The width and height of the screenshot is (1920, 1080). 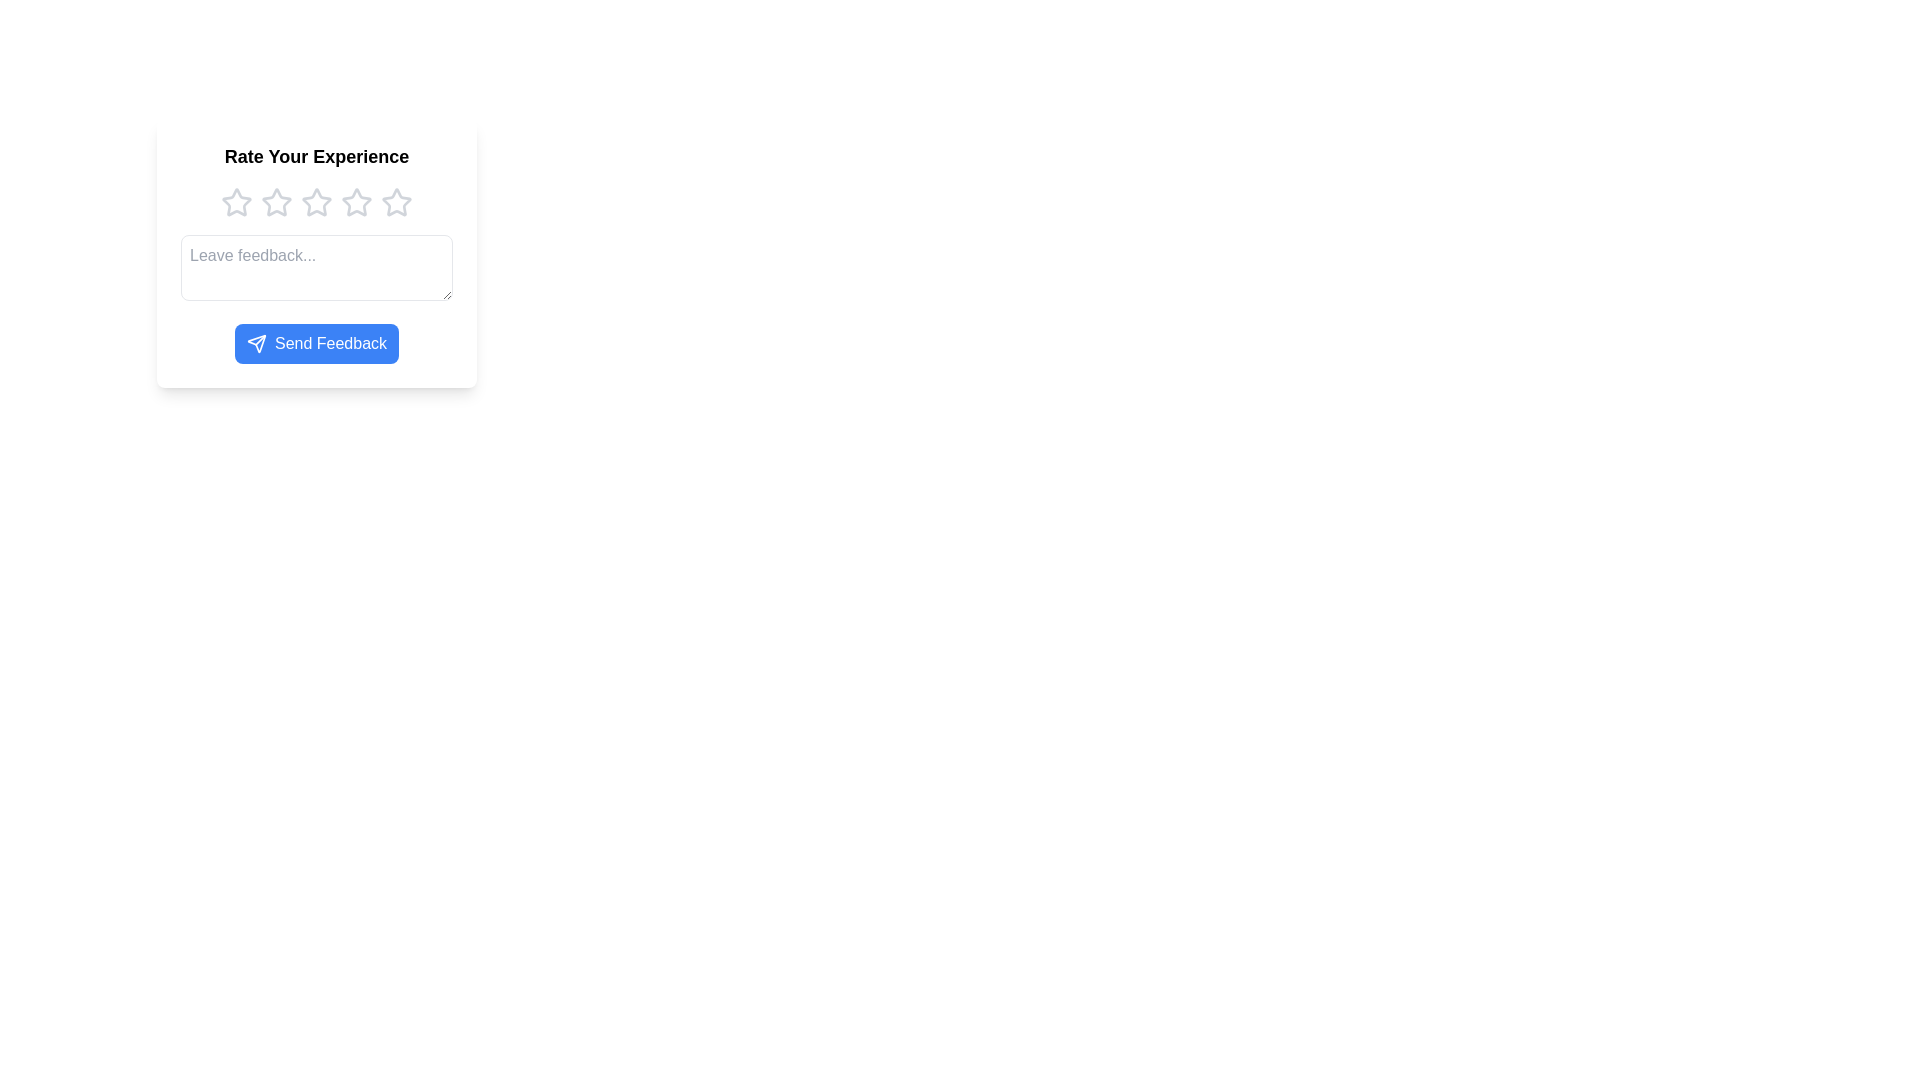 What do you see at coordinates (276, 203) in the screenshot?
I see `the second star in the horizontal sequence of rating stars, located in the upper center of the feedback card below the 'Rate Your Experience' text` at bounding box center [276, 203].